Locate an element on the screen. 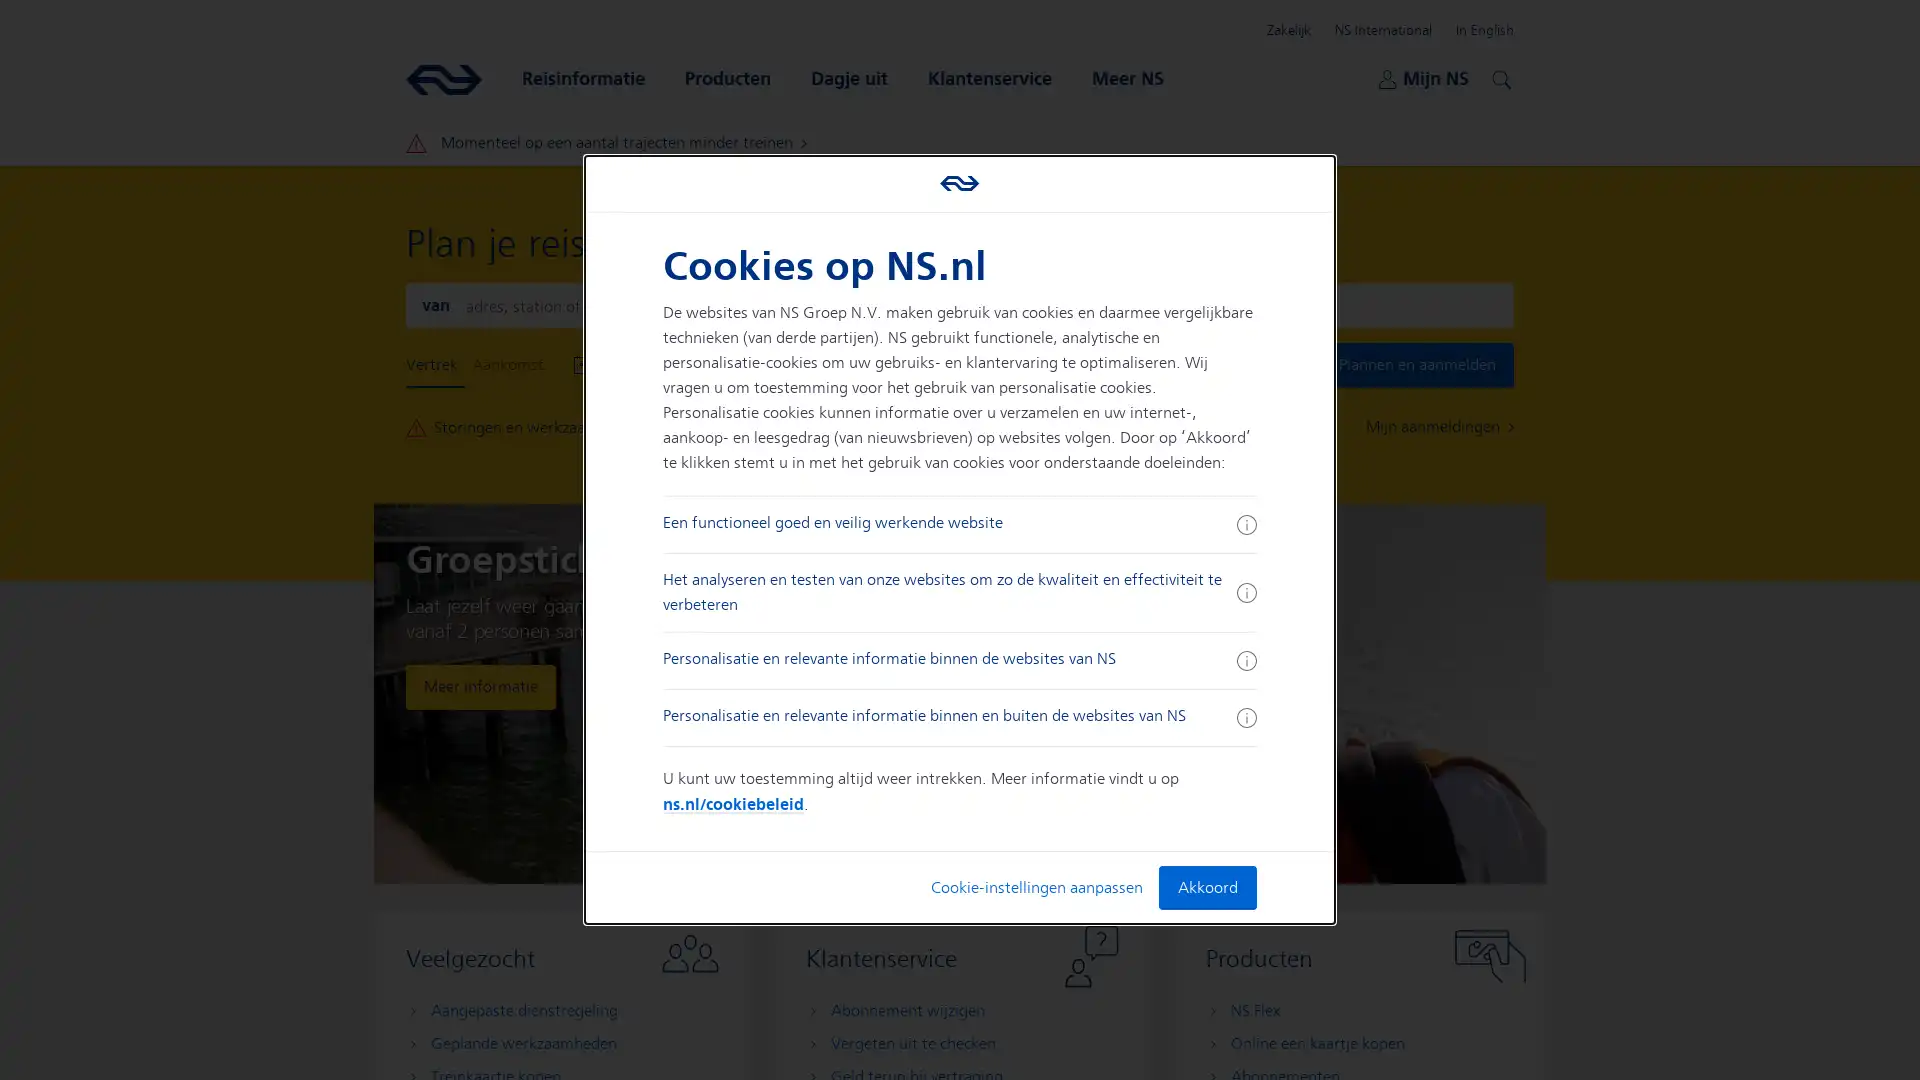 Image resolution: width=1920 pixels, height=1080 pixels. Cookie-instellingen aanpassen is located at coordinates (1036, 886).